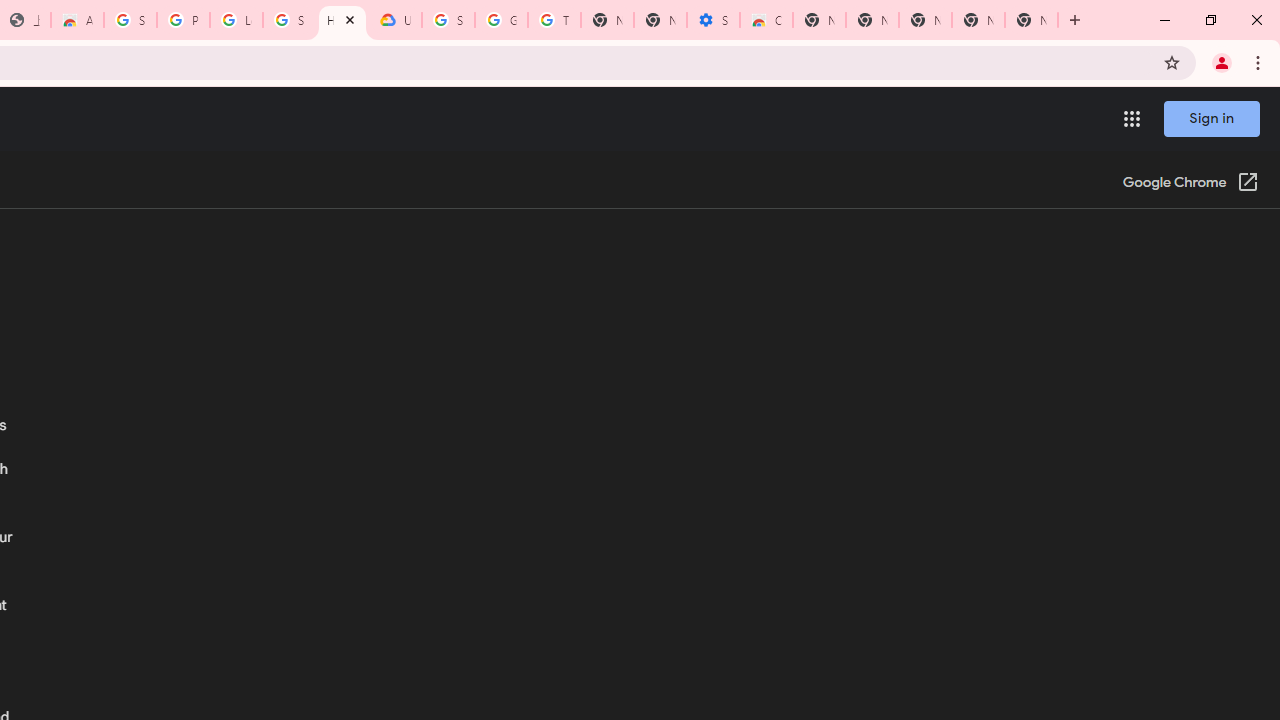 The image size is (1280, 720). What do you see at coordinates (765, 20) in the screenshot?
I see `'Chrome Web Store - Accessibility extensions'` at bounding box center [765, 20].